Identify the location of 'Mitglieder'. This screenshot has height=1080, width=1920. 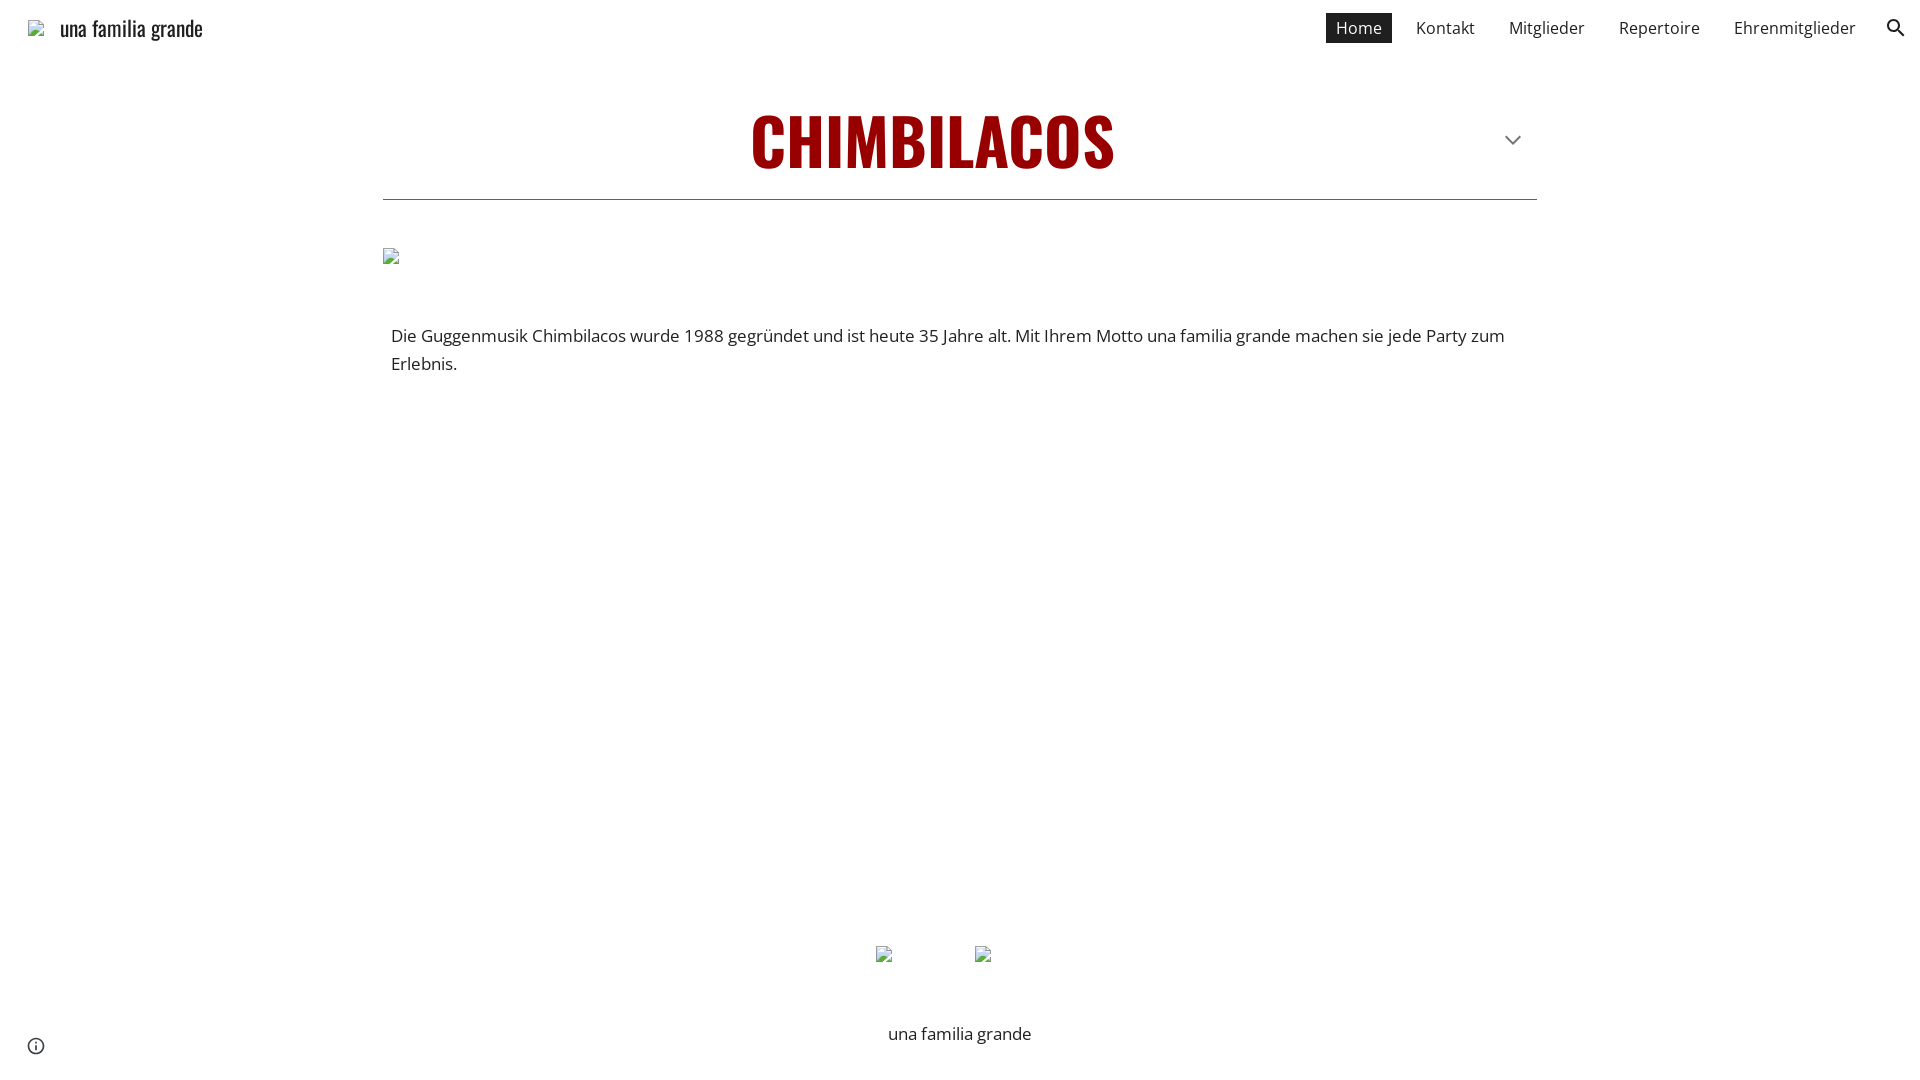
(1545, 27).